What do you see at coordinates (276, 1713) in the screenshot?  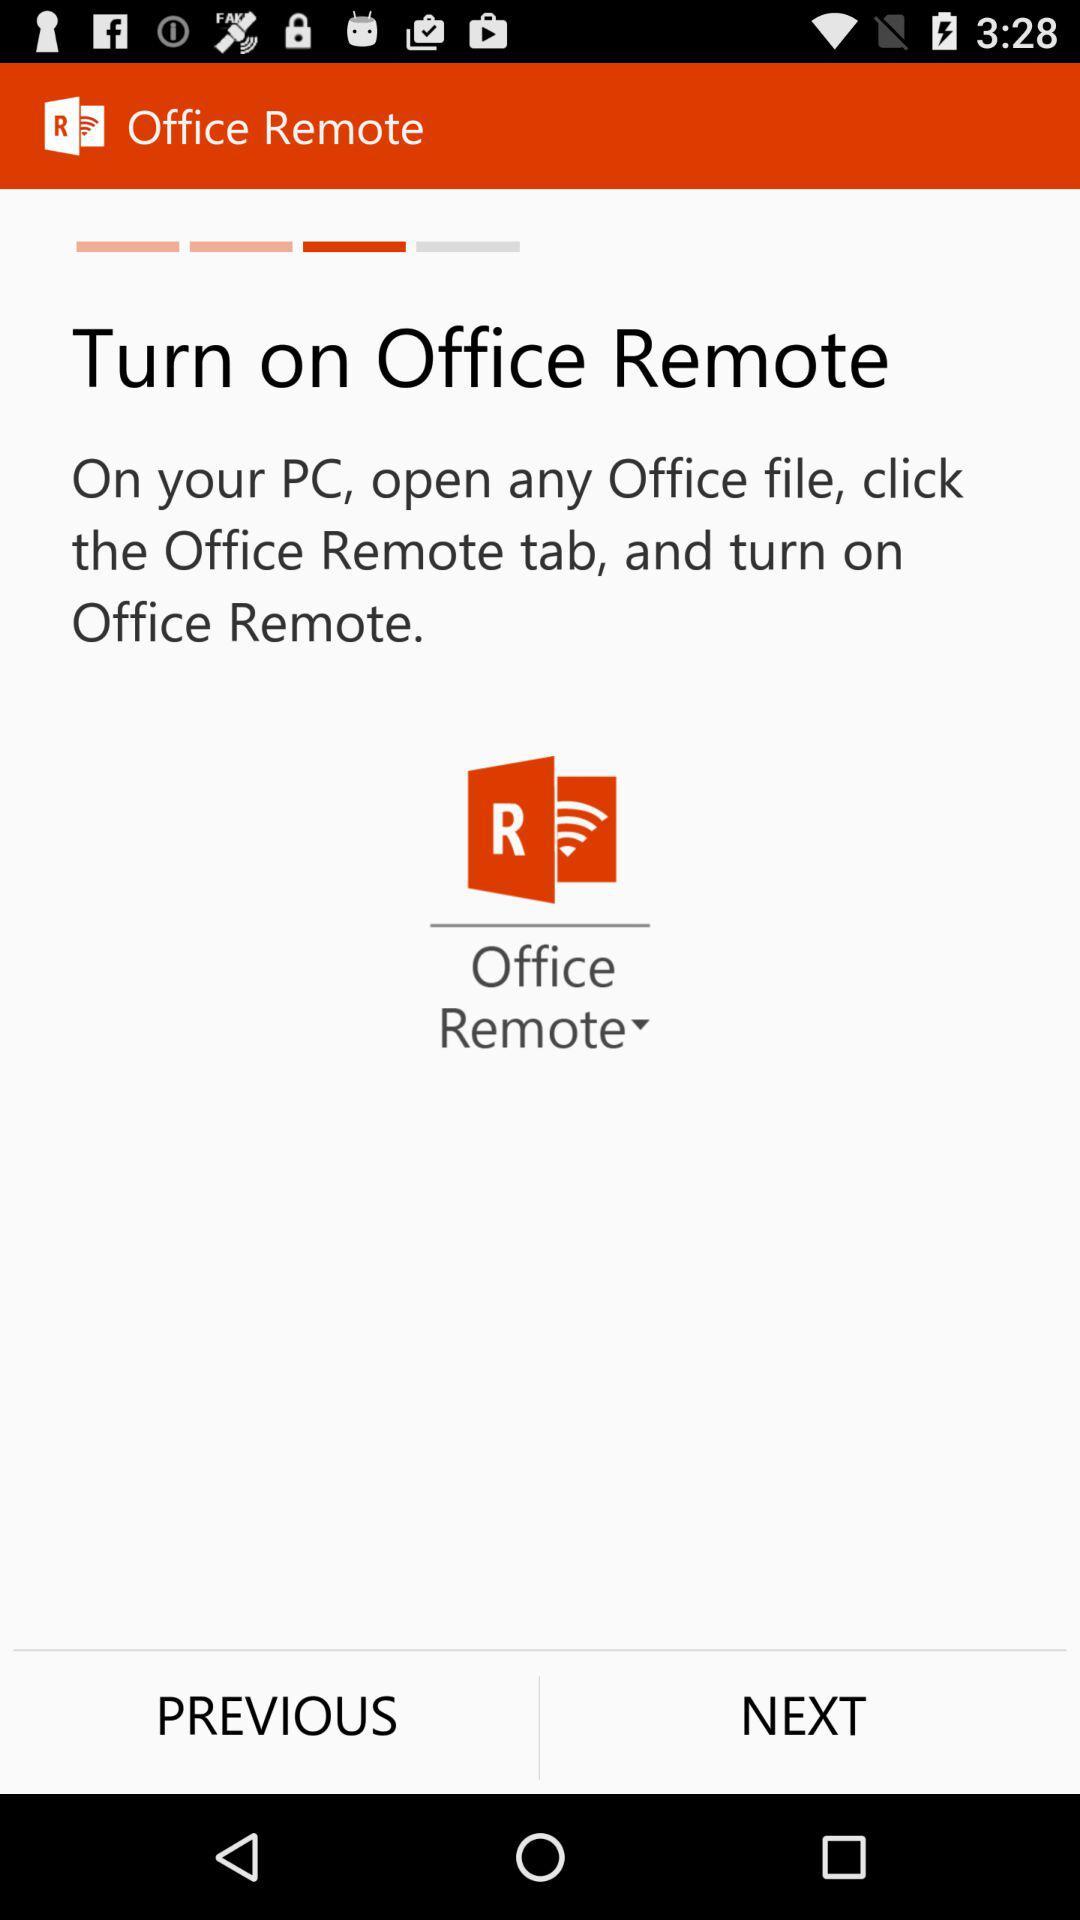 I see `item next to next item` at bounding box center [276, 1713].